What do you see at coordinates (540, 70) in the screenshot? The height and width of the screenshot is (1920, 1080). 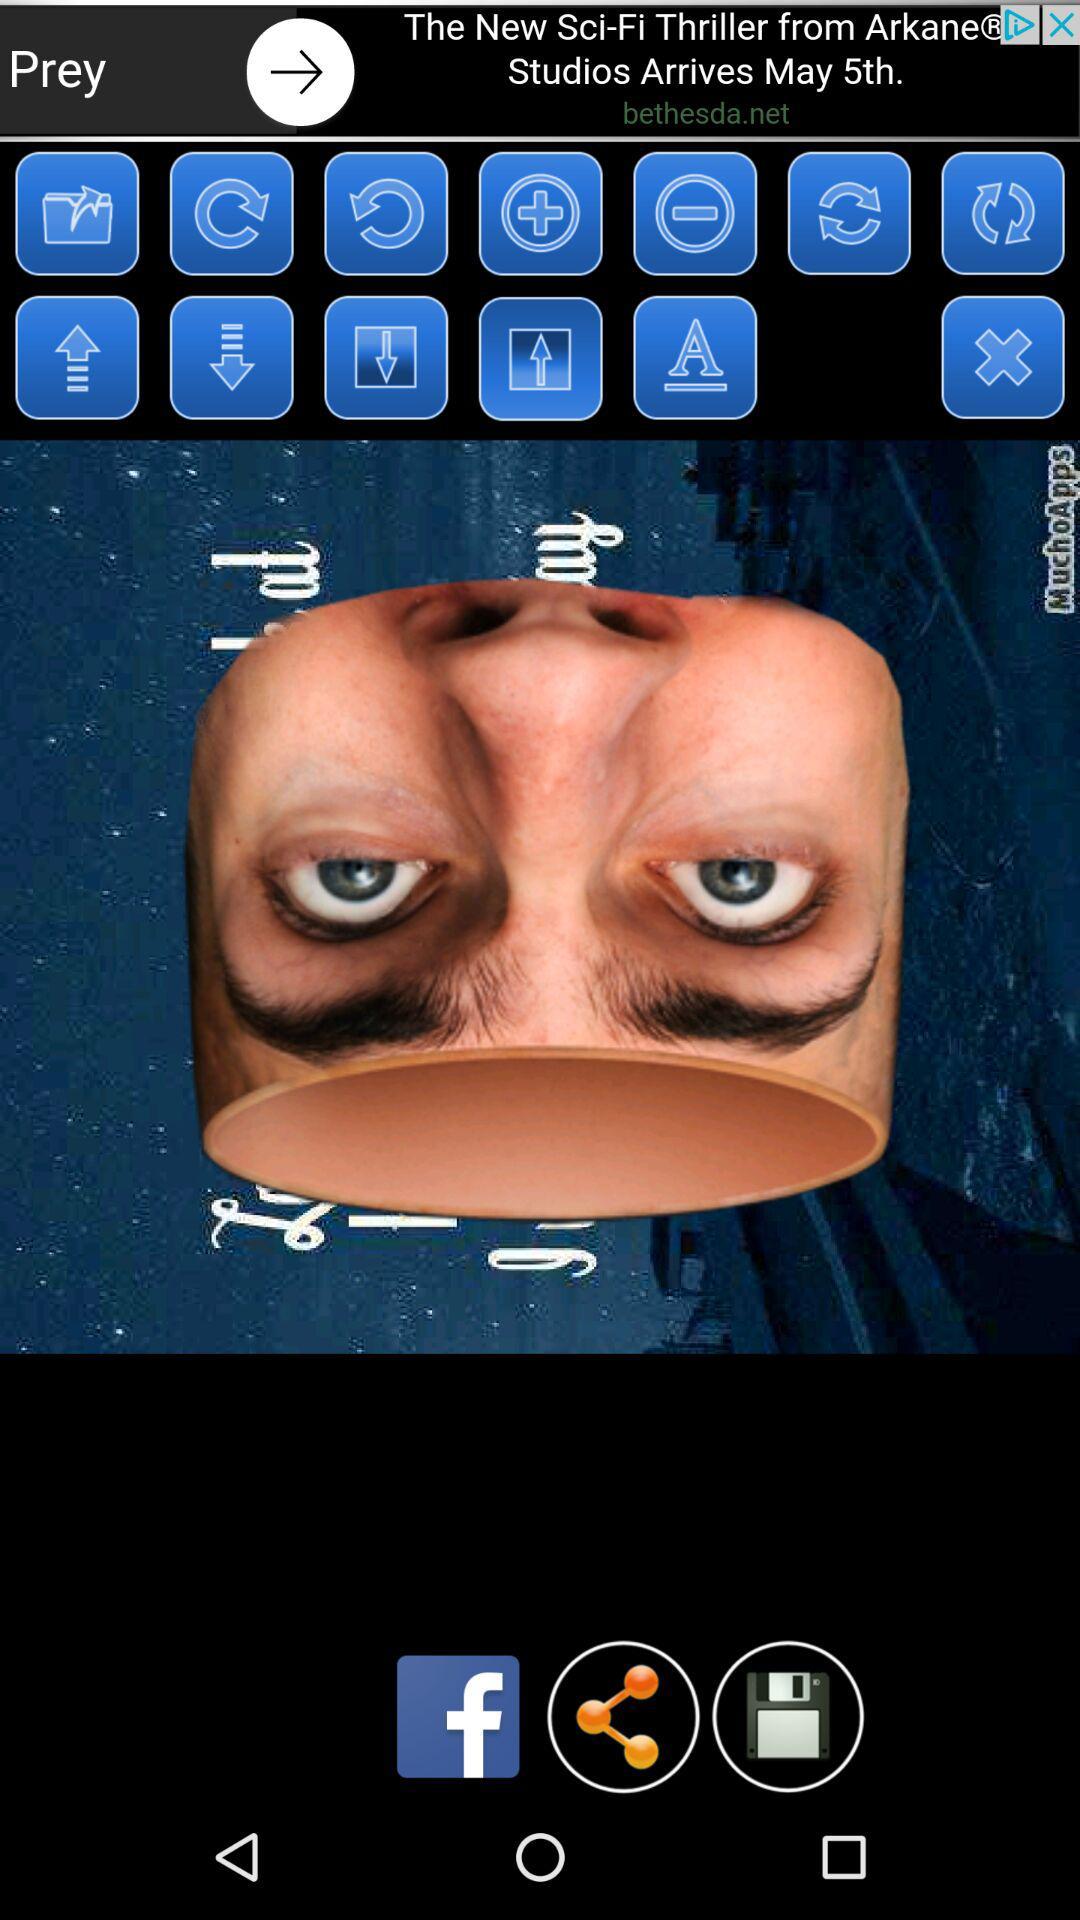 I see `next` at bounding box center [540, 70].